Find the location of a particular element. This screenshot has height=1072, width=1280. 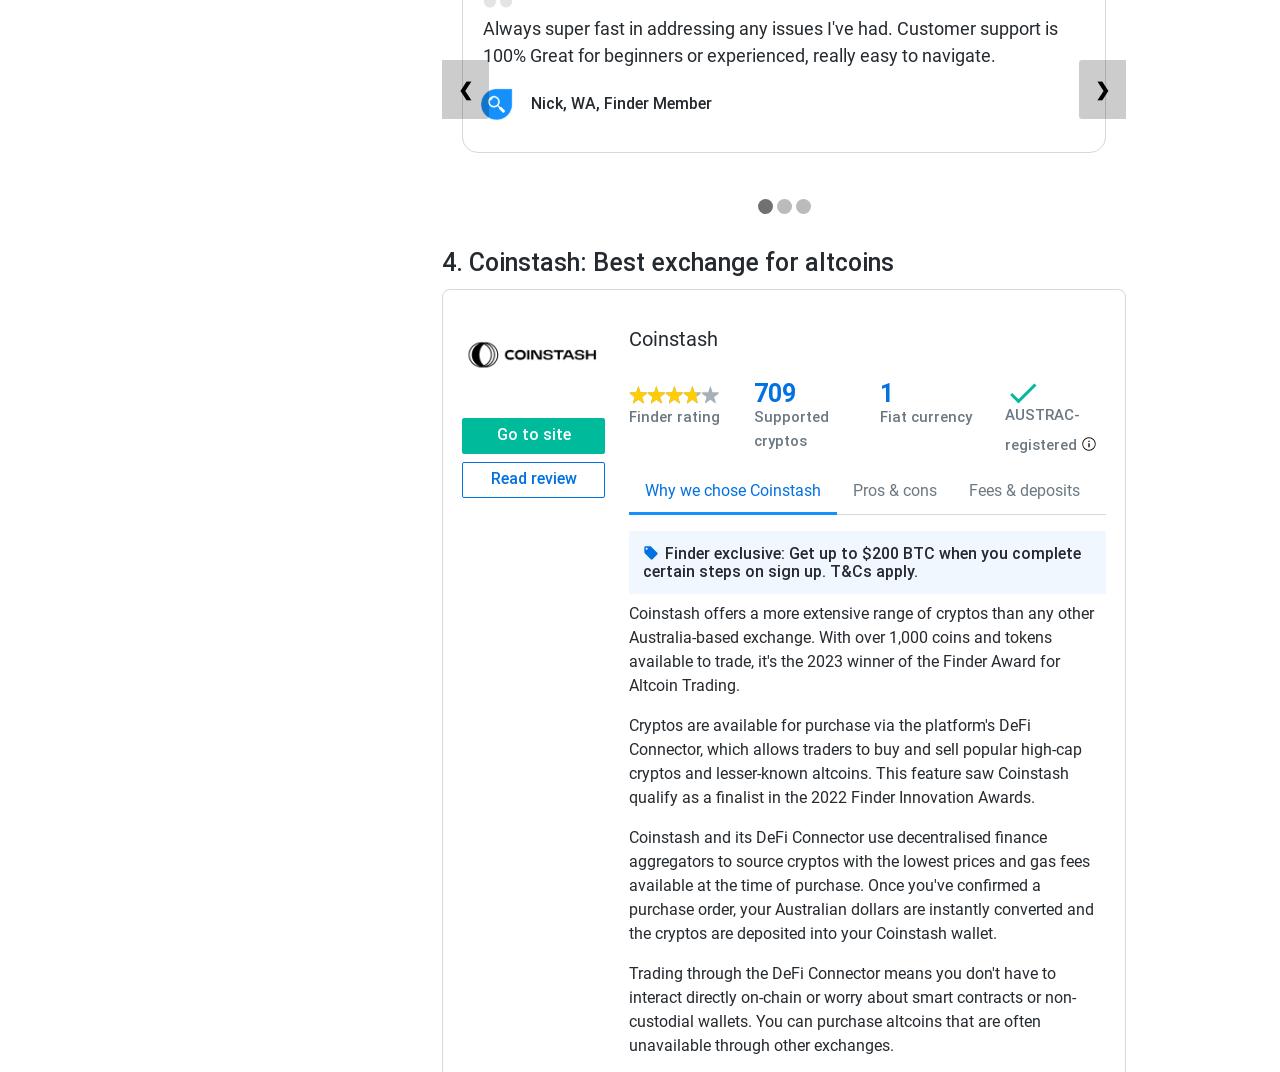

'Read review' is located at coordinates (532, 477).